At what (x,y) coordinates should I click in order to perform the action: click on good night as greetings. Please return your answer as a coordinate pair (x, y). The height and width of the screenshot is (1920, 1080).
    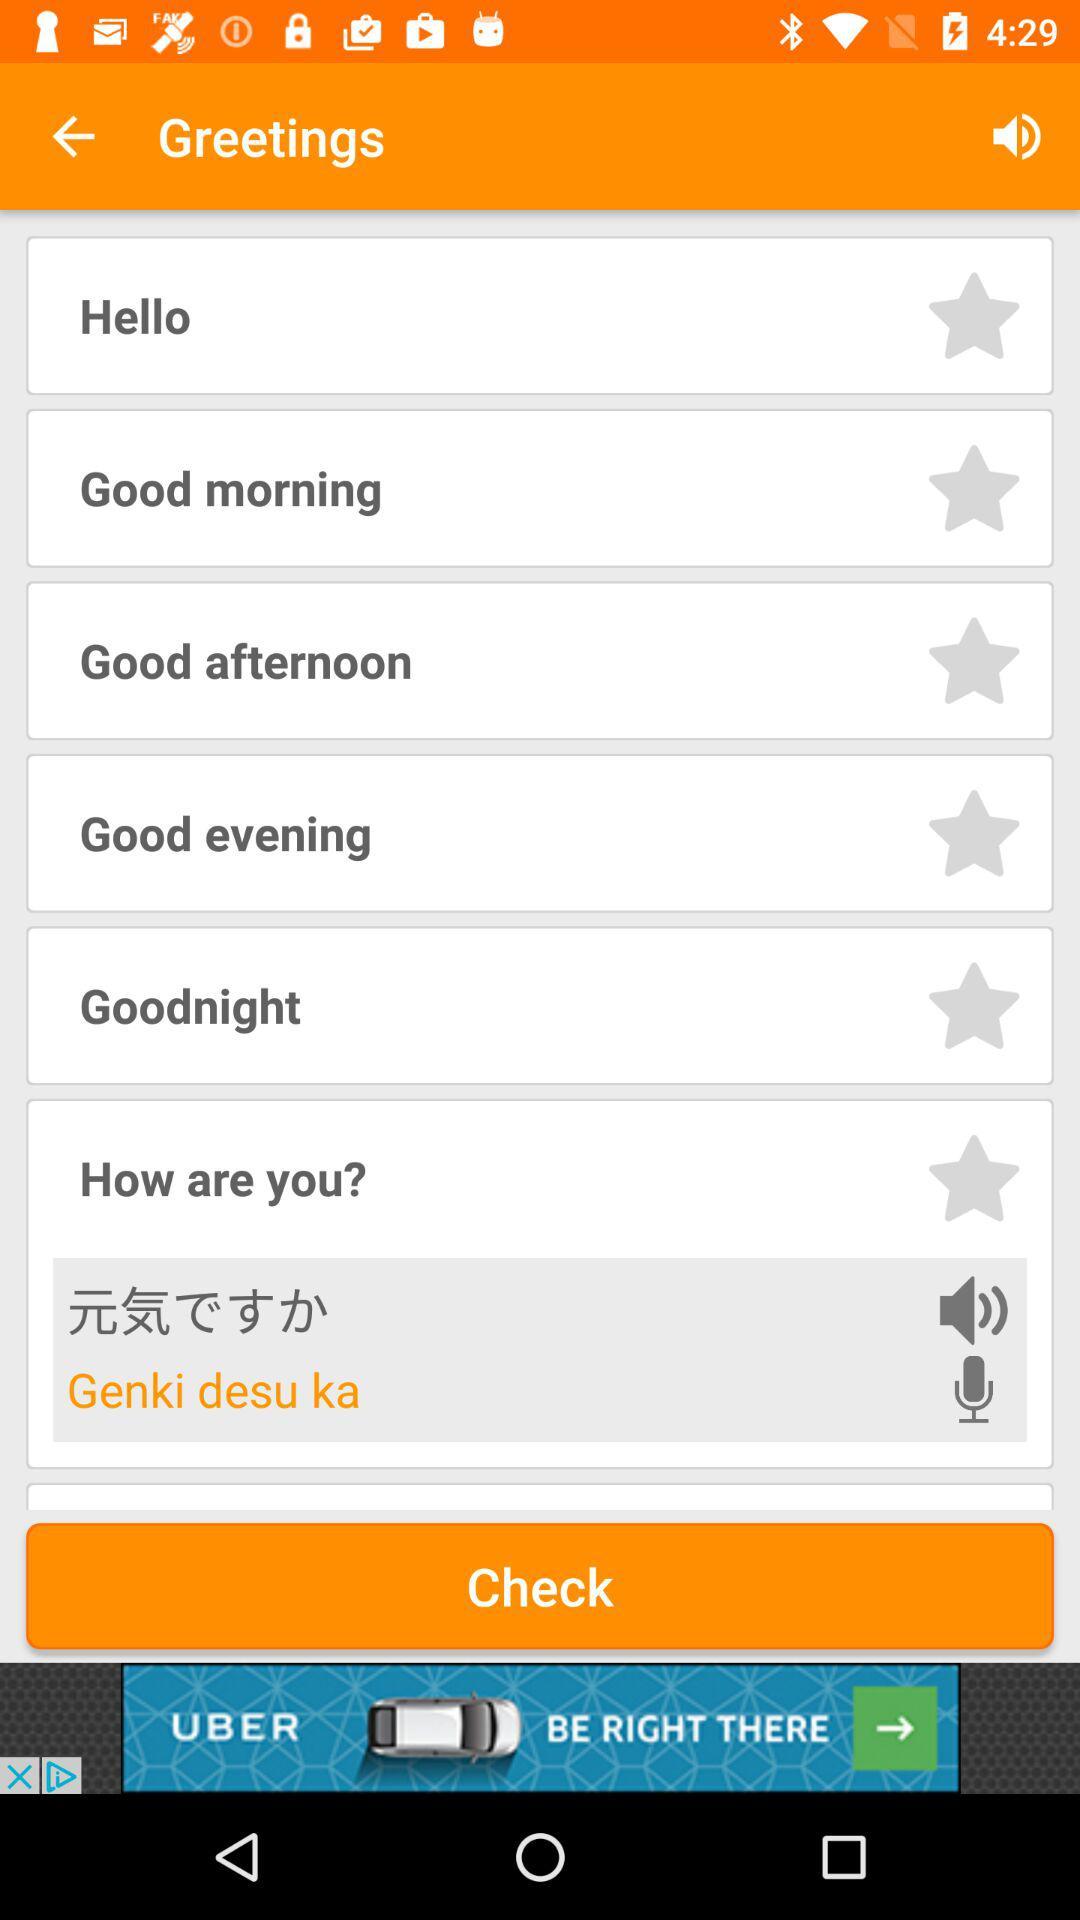
    Looking at the image, I should click on (973, 1005).